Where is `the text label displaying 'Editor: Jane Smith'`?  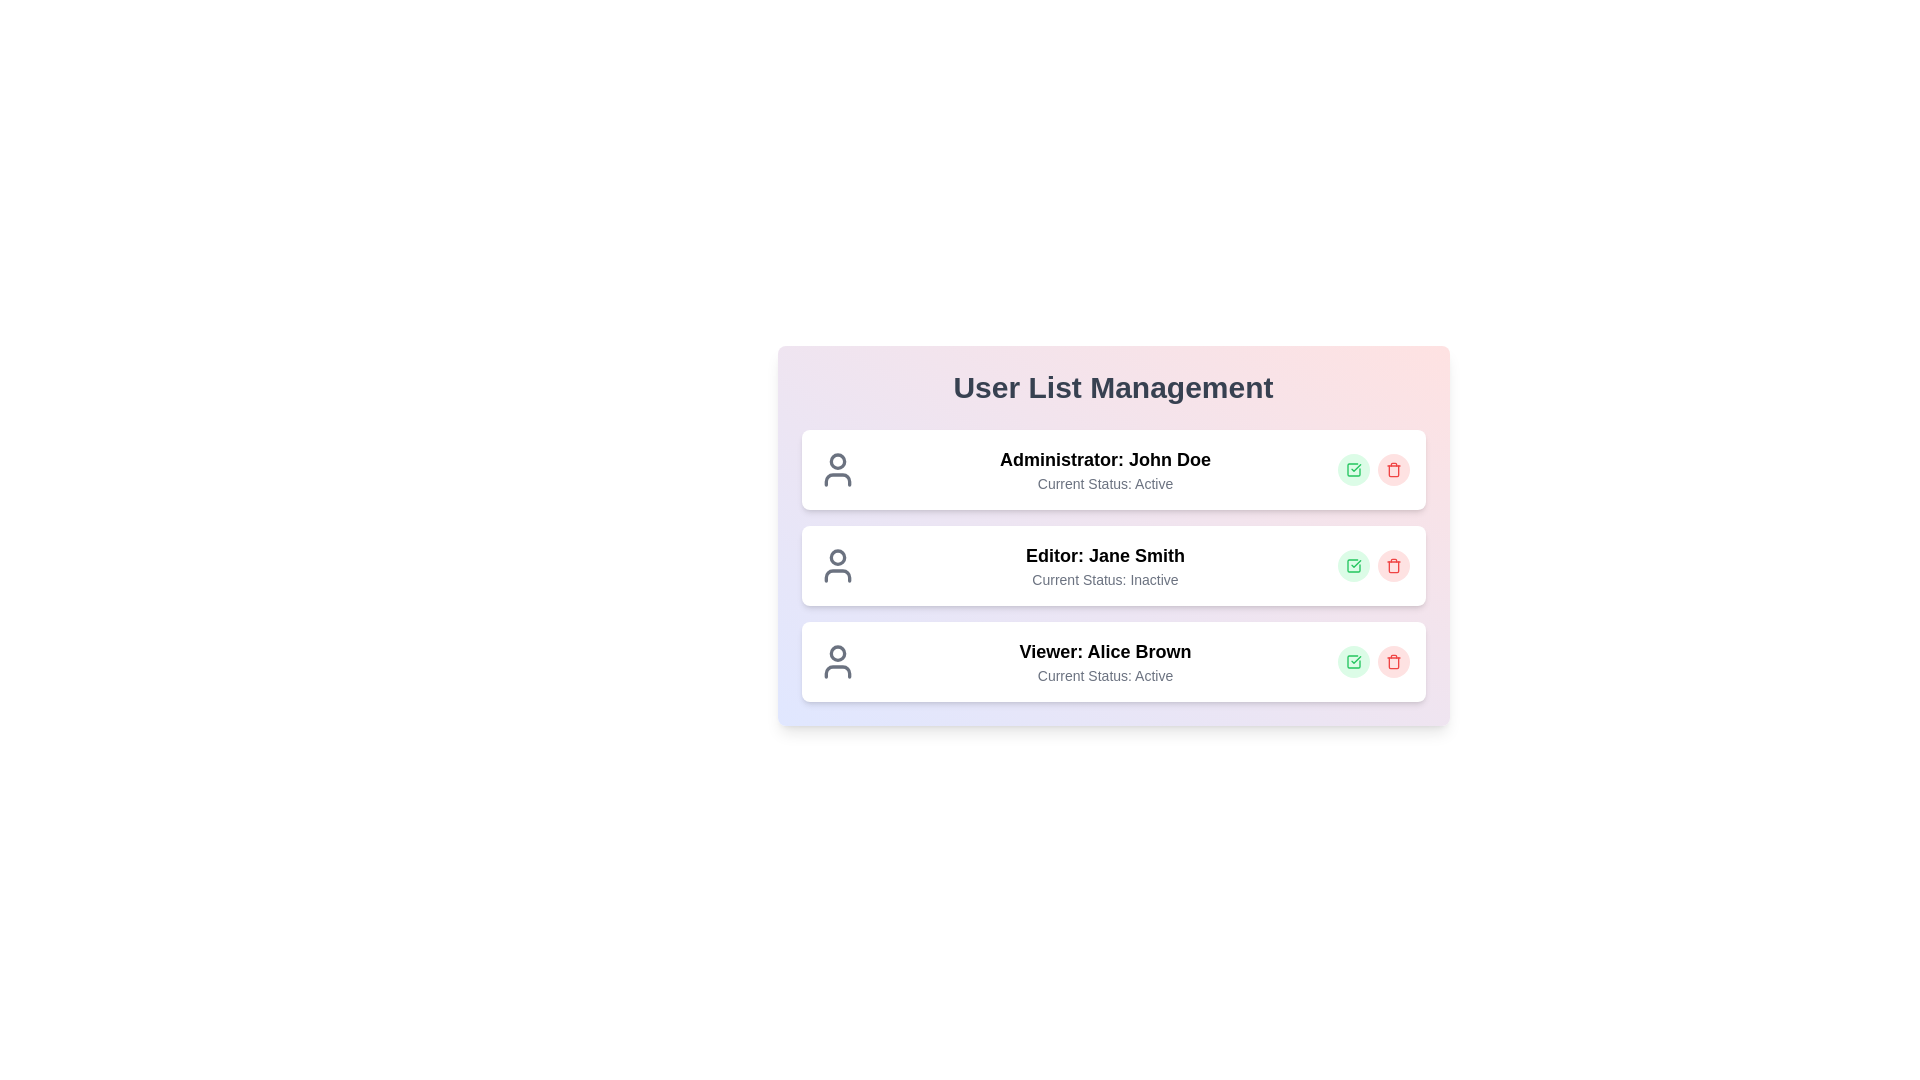
the text label displaying 'Editor: Jane Smith' is located at coordinates (1104, 555).